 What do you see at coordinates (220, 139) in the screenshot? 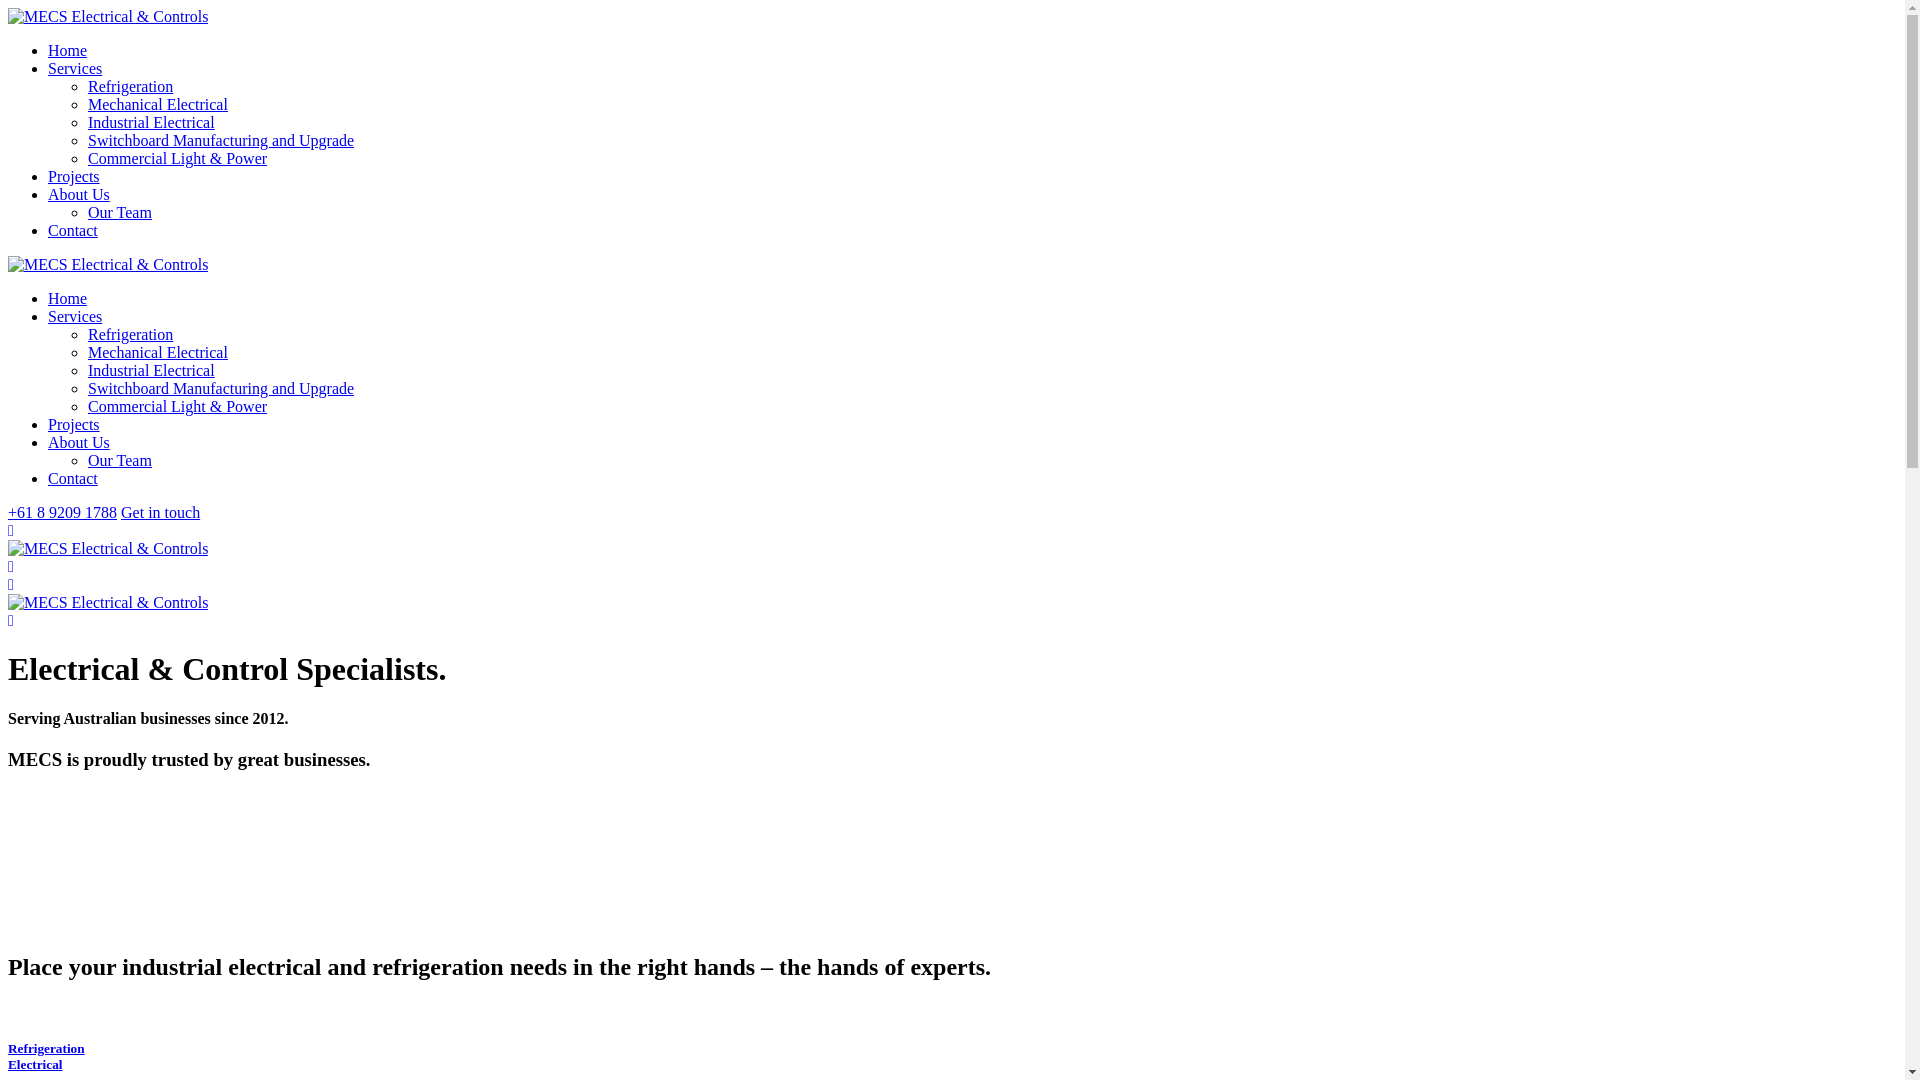
I see `'Switchboard Manufacturing and Upgrade'` at bounding box center [220, 139].